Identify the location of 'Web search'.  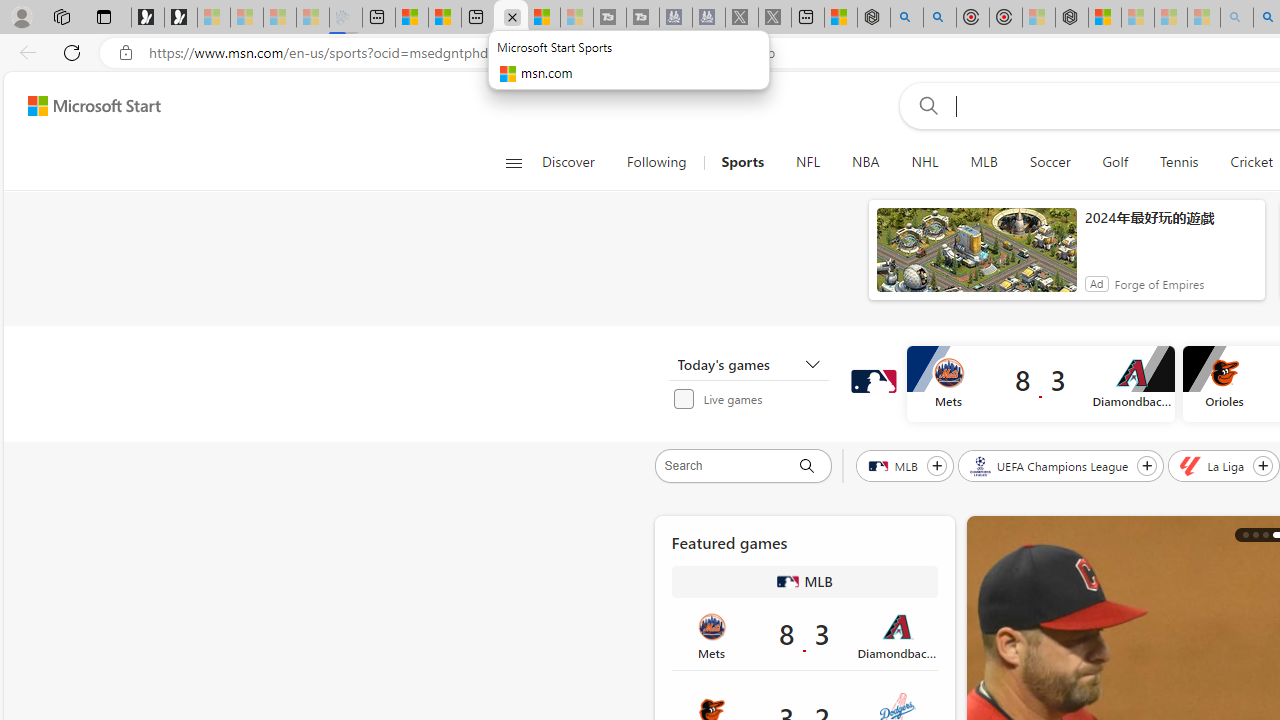
(923, 105).